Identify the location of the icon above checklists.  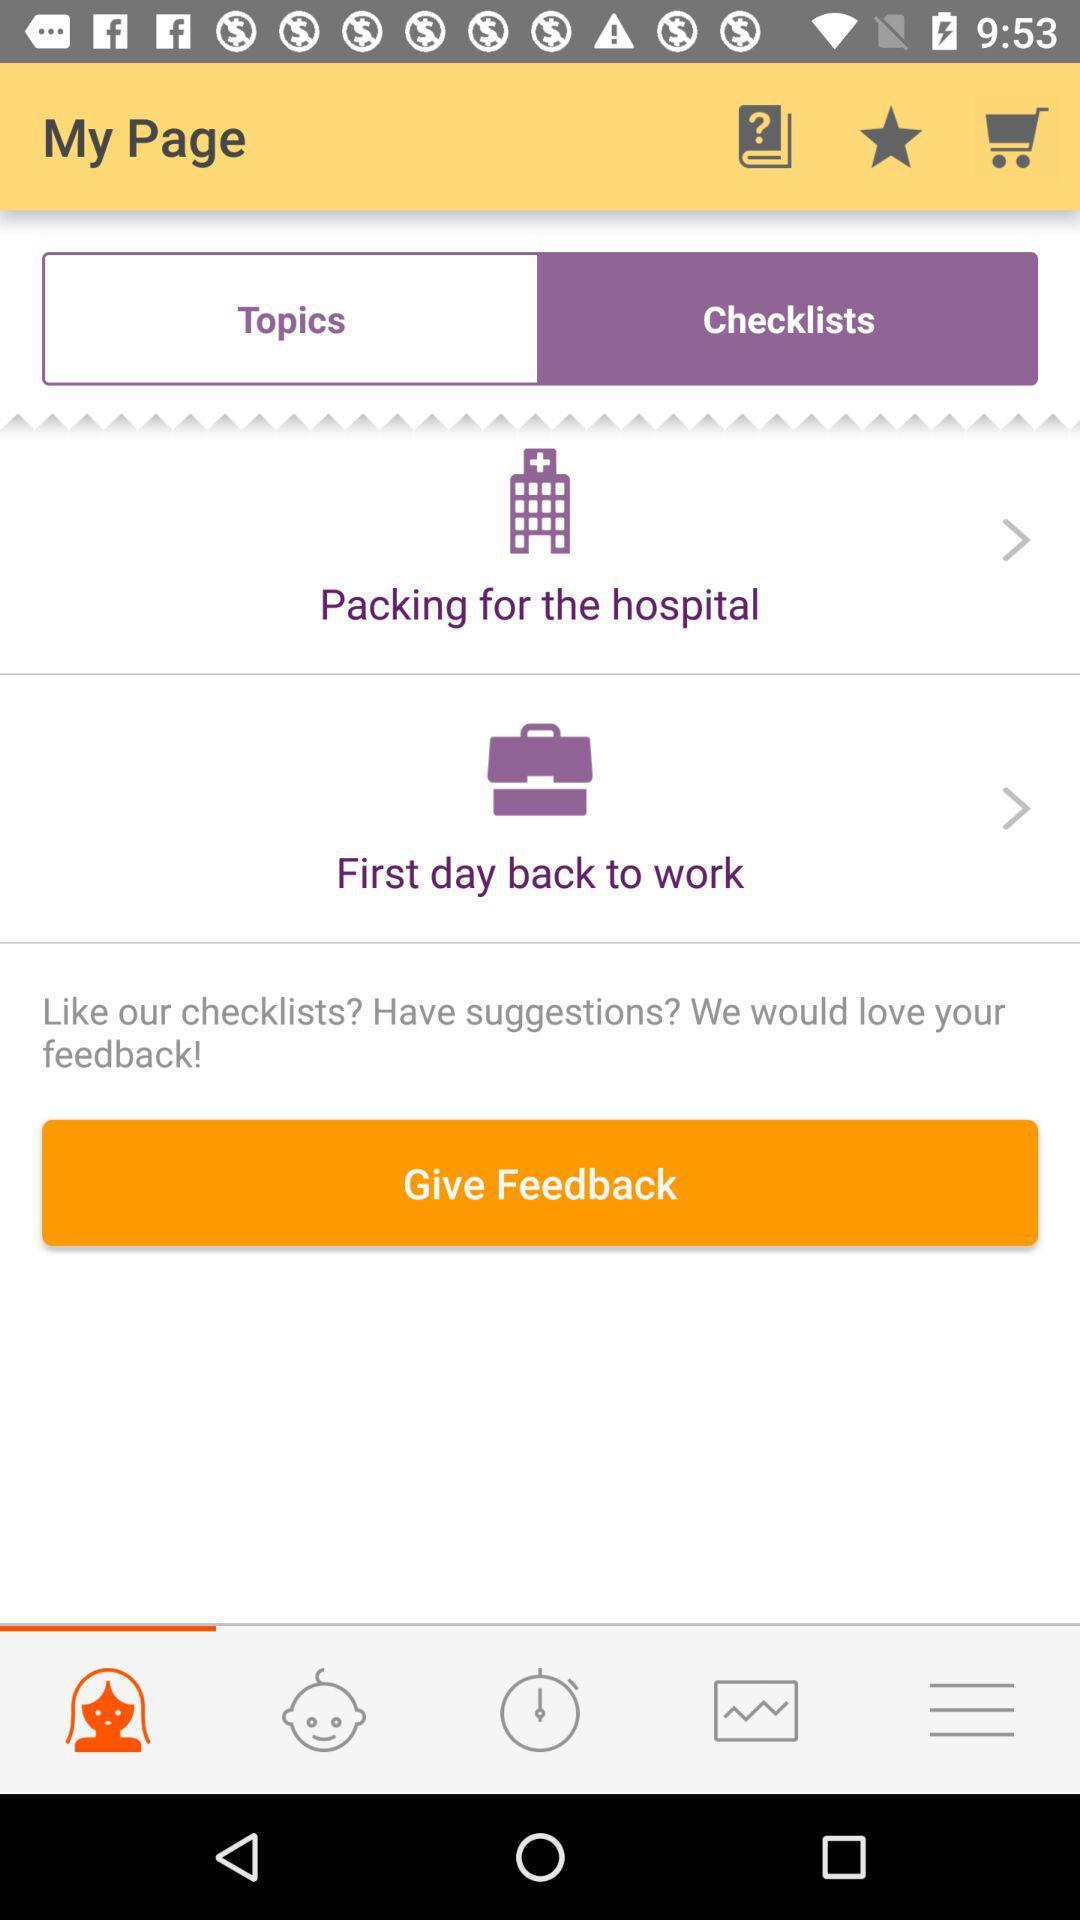
(764, 135).